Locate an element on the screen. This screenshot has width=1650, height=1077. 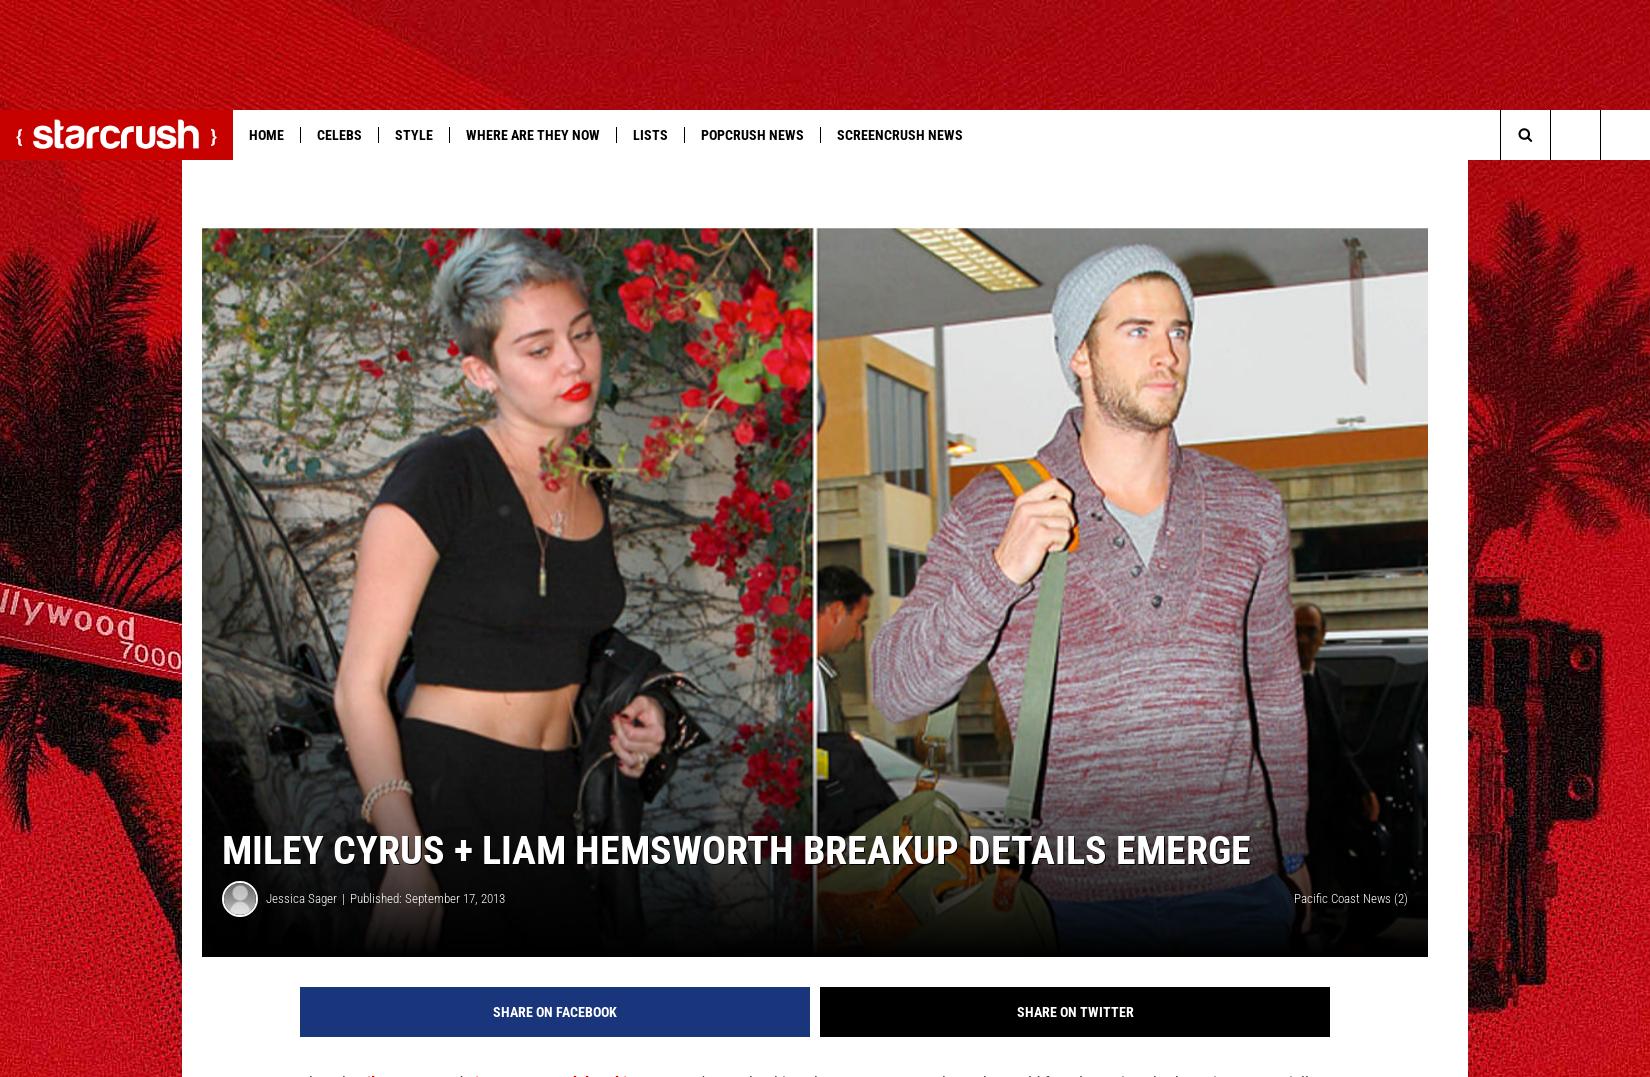
'Share on Facebook' is located at coordinates (554, 1044).